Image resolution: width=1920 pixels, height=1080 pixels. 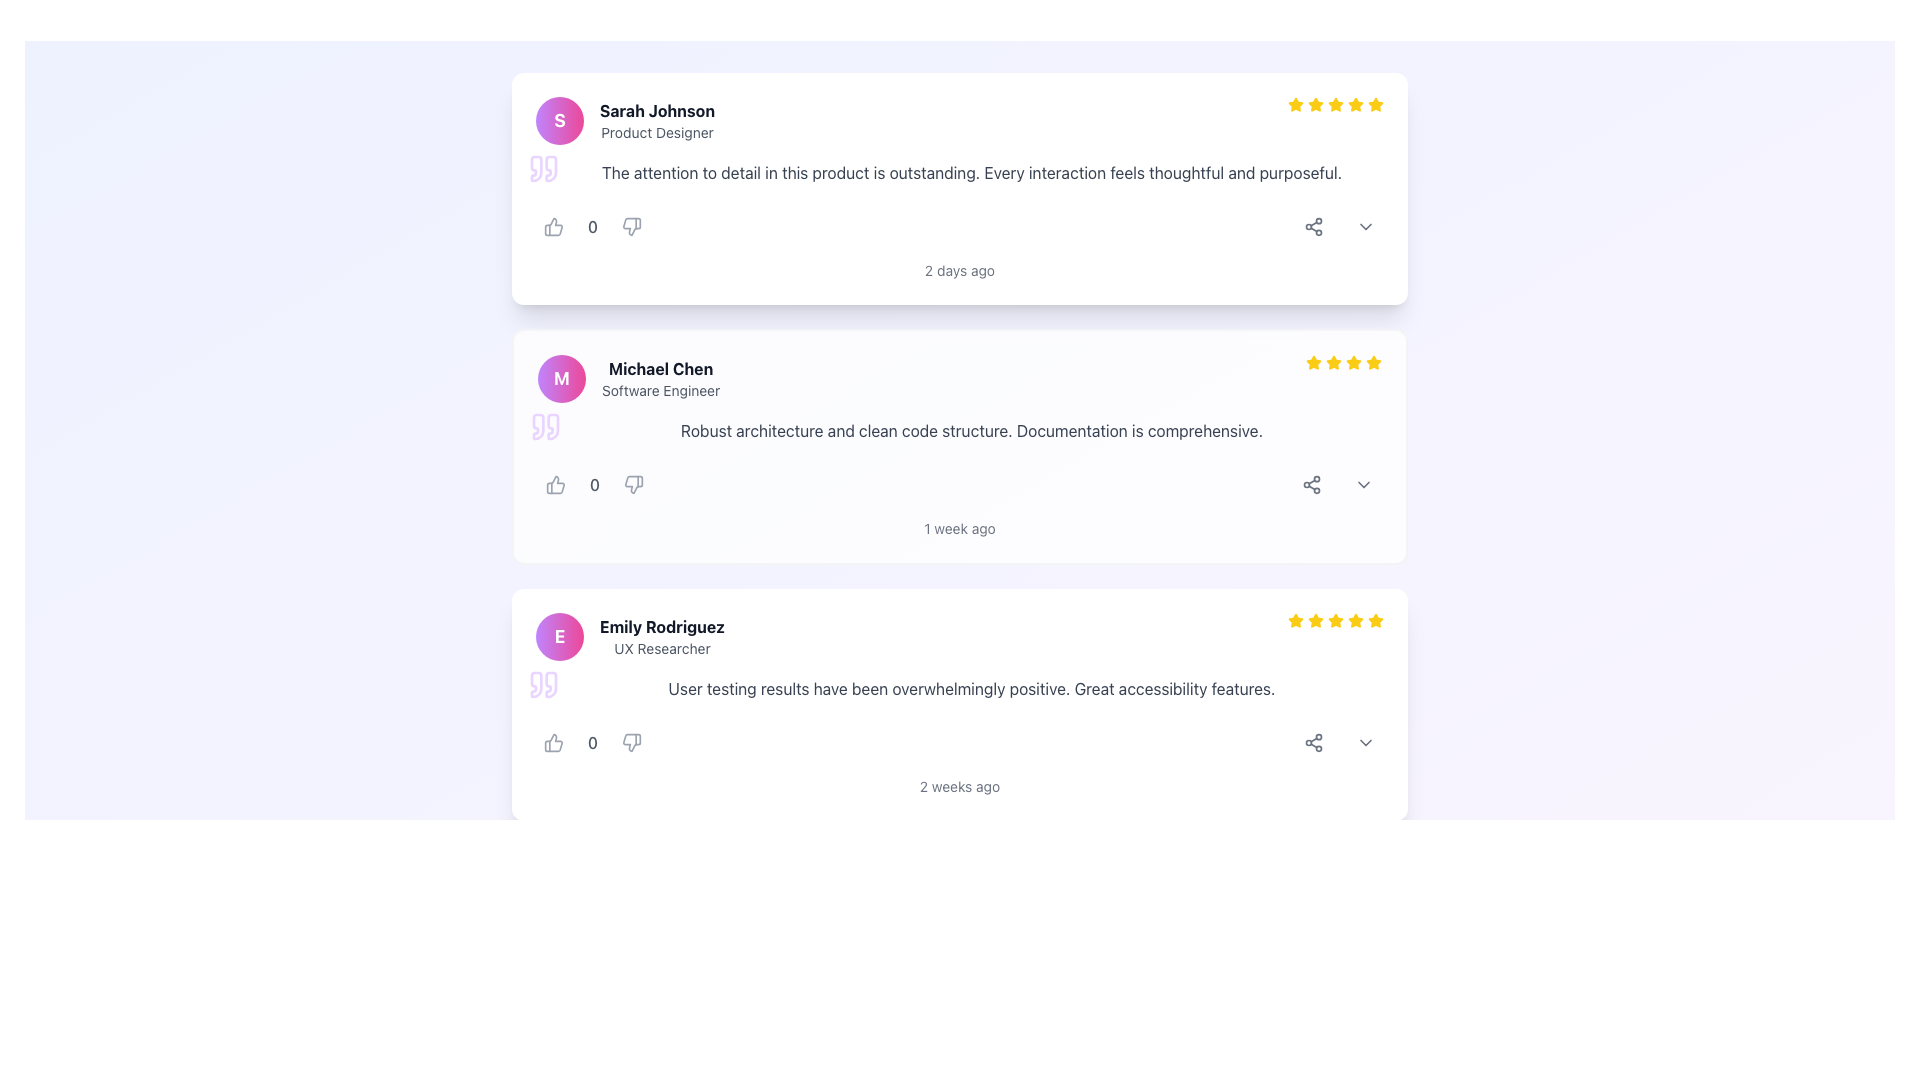 What do you see at coordinates (1334, 104) in the screenshot?
I see `on the fourth star icon in the 5-star rating bar representing a rating system, located in the top card of the interface containing Sarah Johnson's review` at bounding box center [1334, 104].